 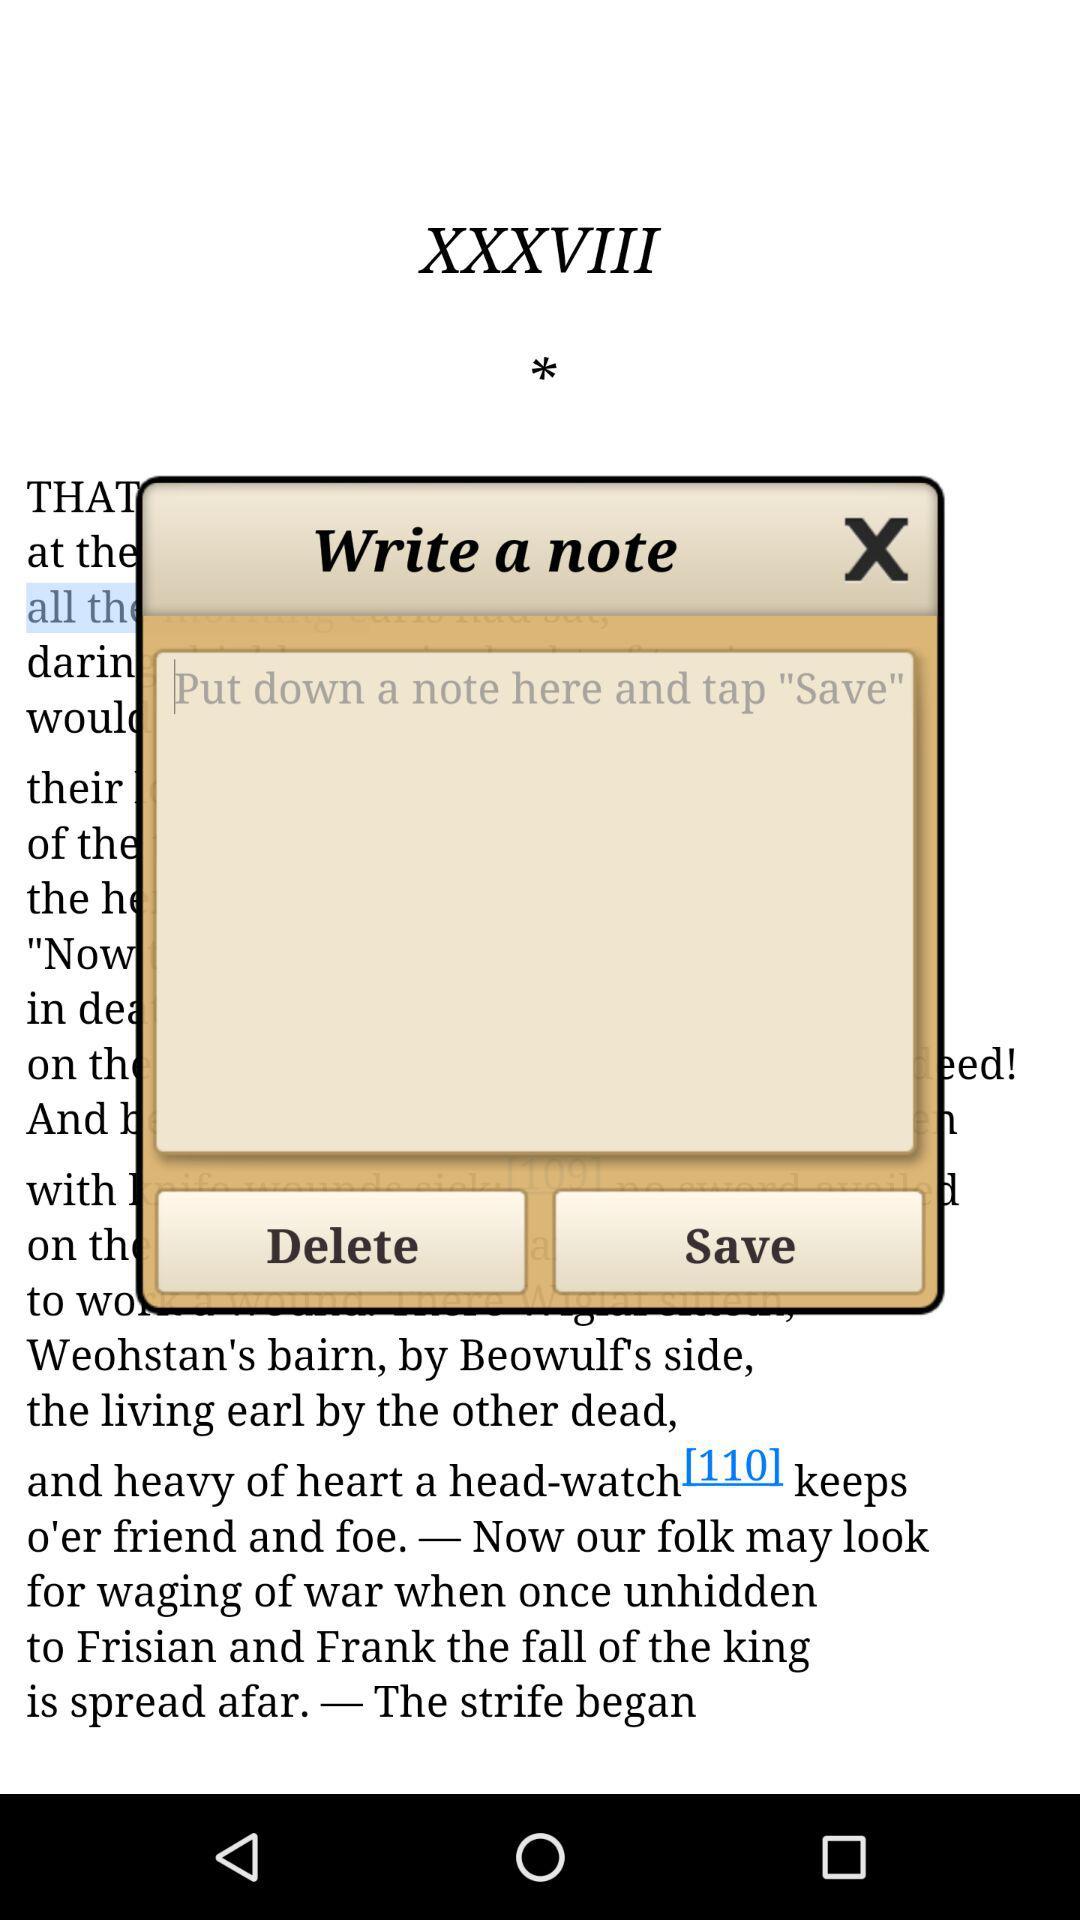 What do you see at coordinates (540, 908) in the screenshot?
I see `note field` at bounding box center [540, 908].